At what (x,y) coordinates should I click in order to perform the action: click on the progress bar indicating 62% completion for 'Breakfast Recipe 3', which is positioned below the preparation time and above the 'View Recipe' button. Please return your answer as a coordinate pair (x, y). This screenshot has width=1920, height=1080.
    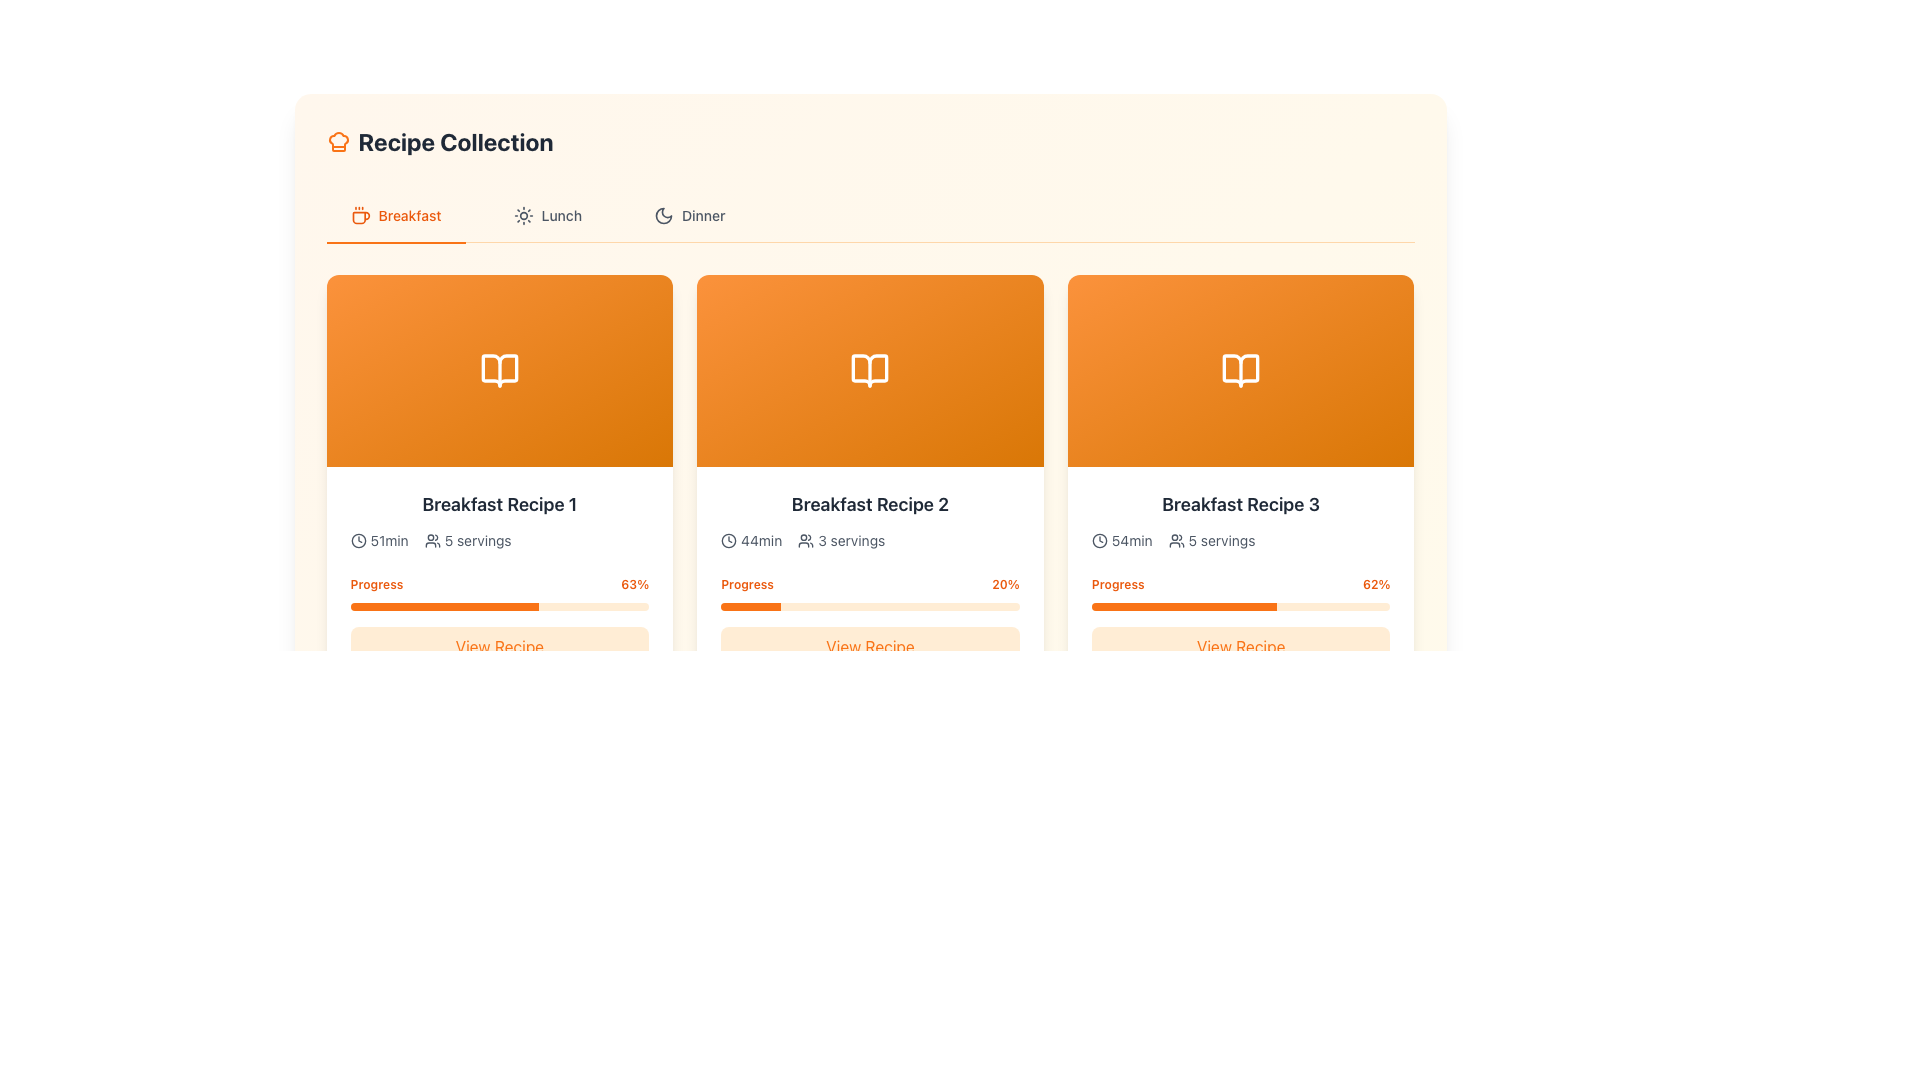
    Looking at the image, I should click on (1240, 588).